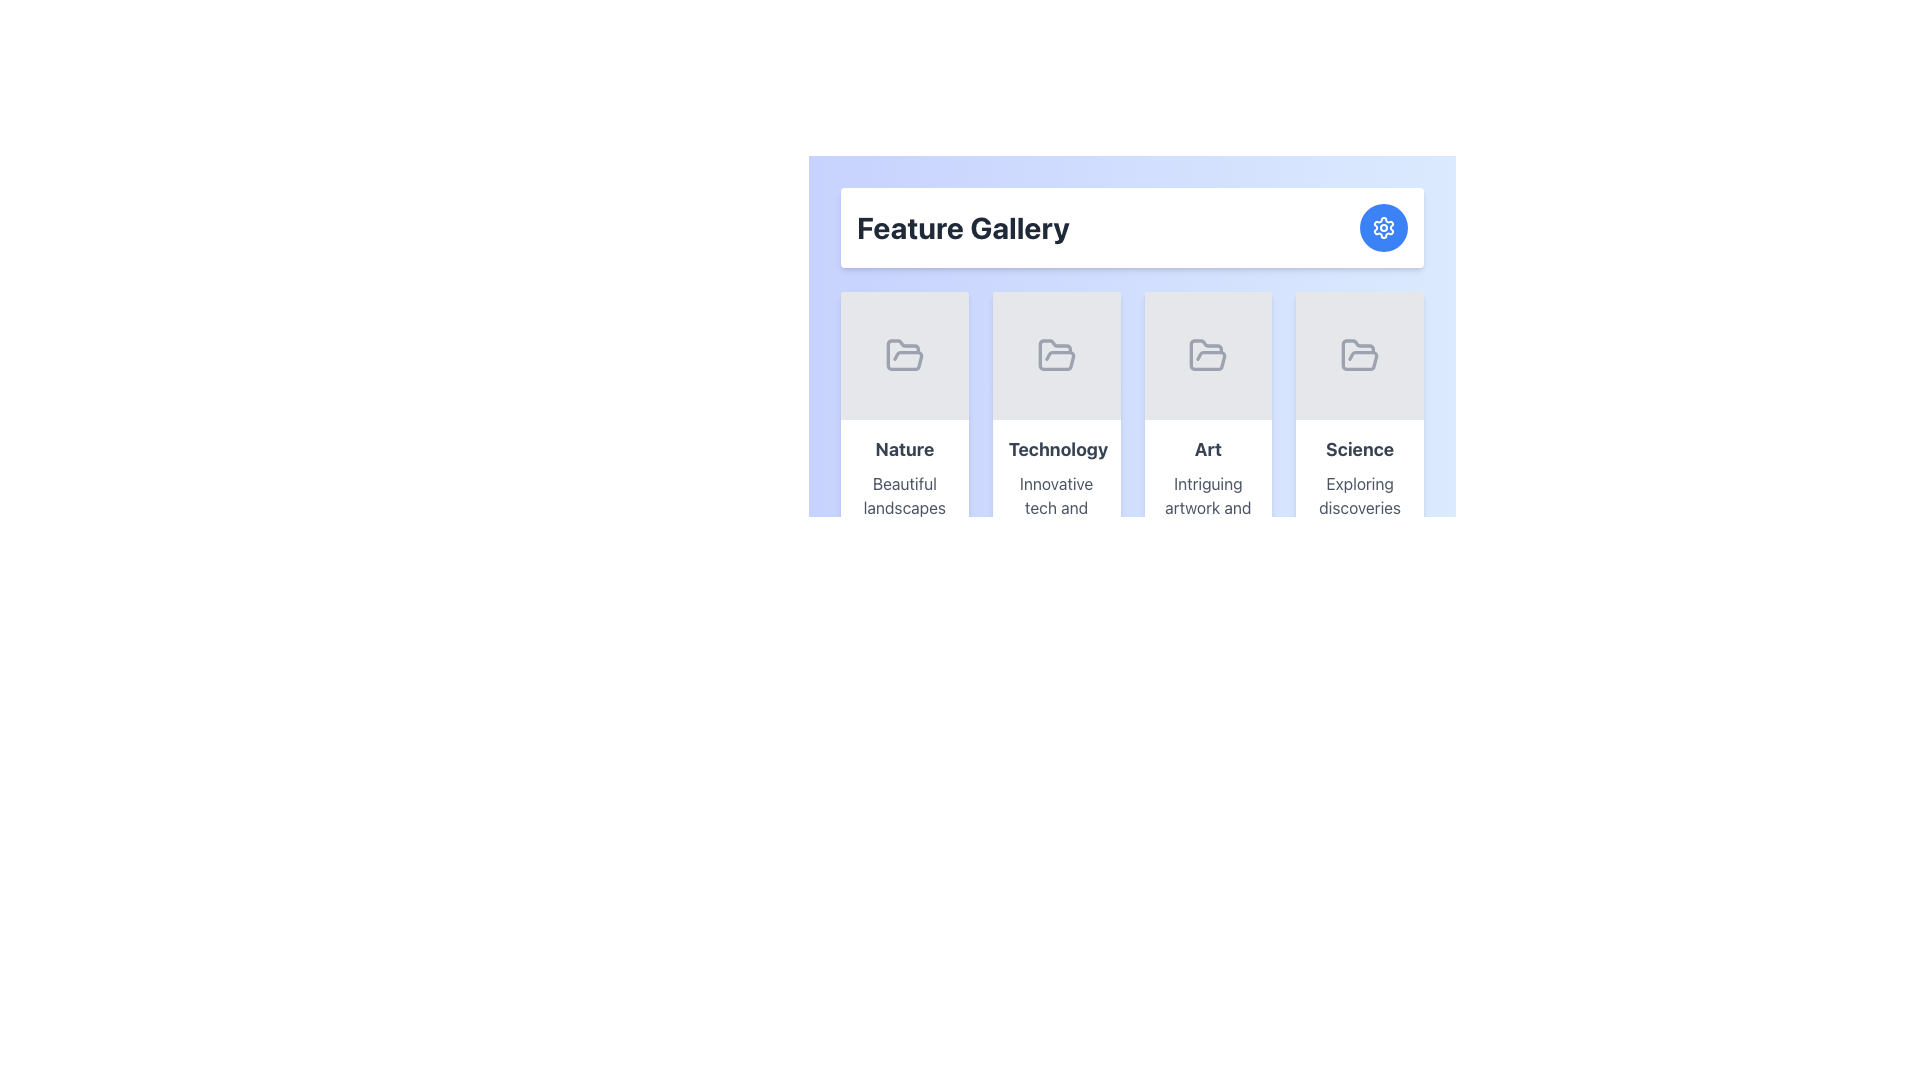 This screenshot has height=1080, width=1920. I want to click on the text element displaying 'Intriguing artwork and paintings.' which is located below the 'Art' header in the third card of the horizontal series, so click(1207, 507).